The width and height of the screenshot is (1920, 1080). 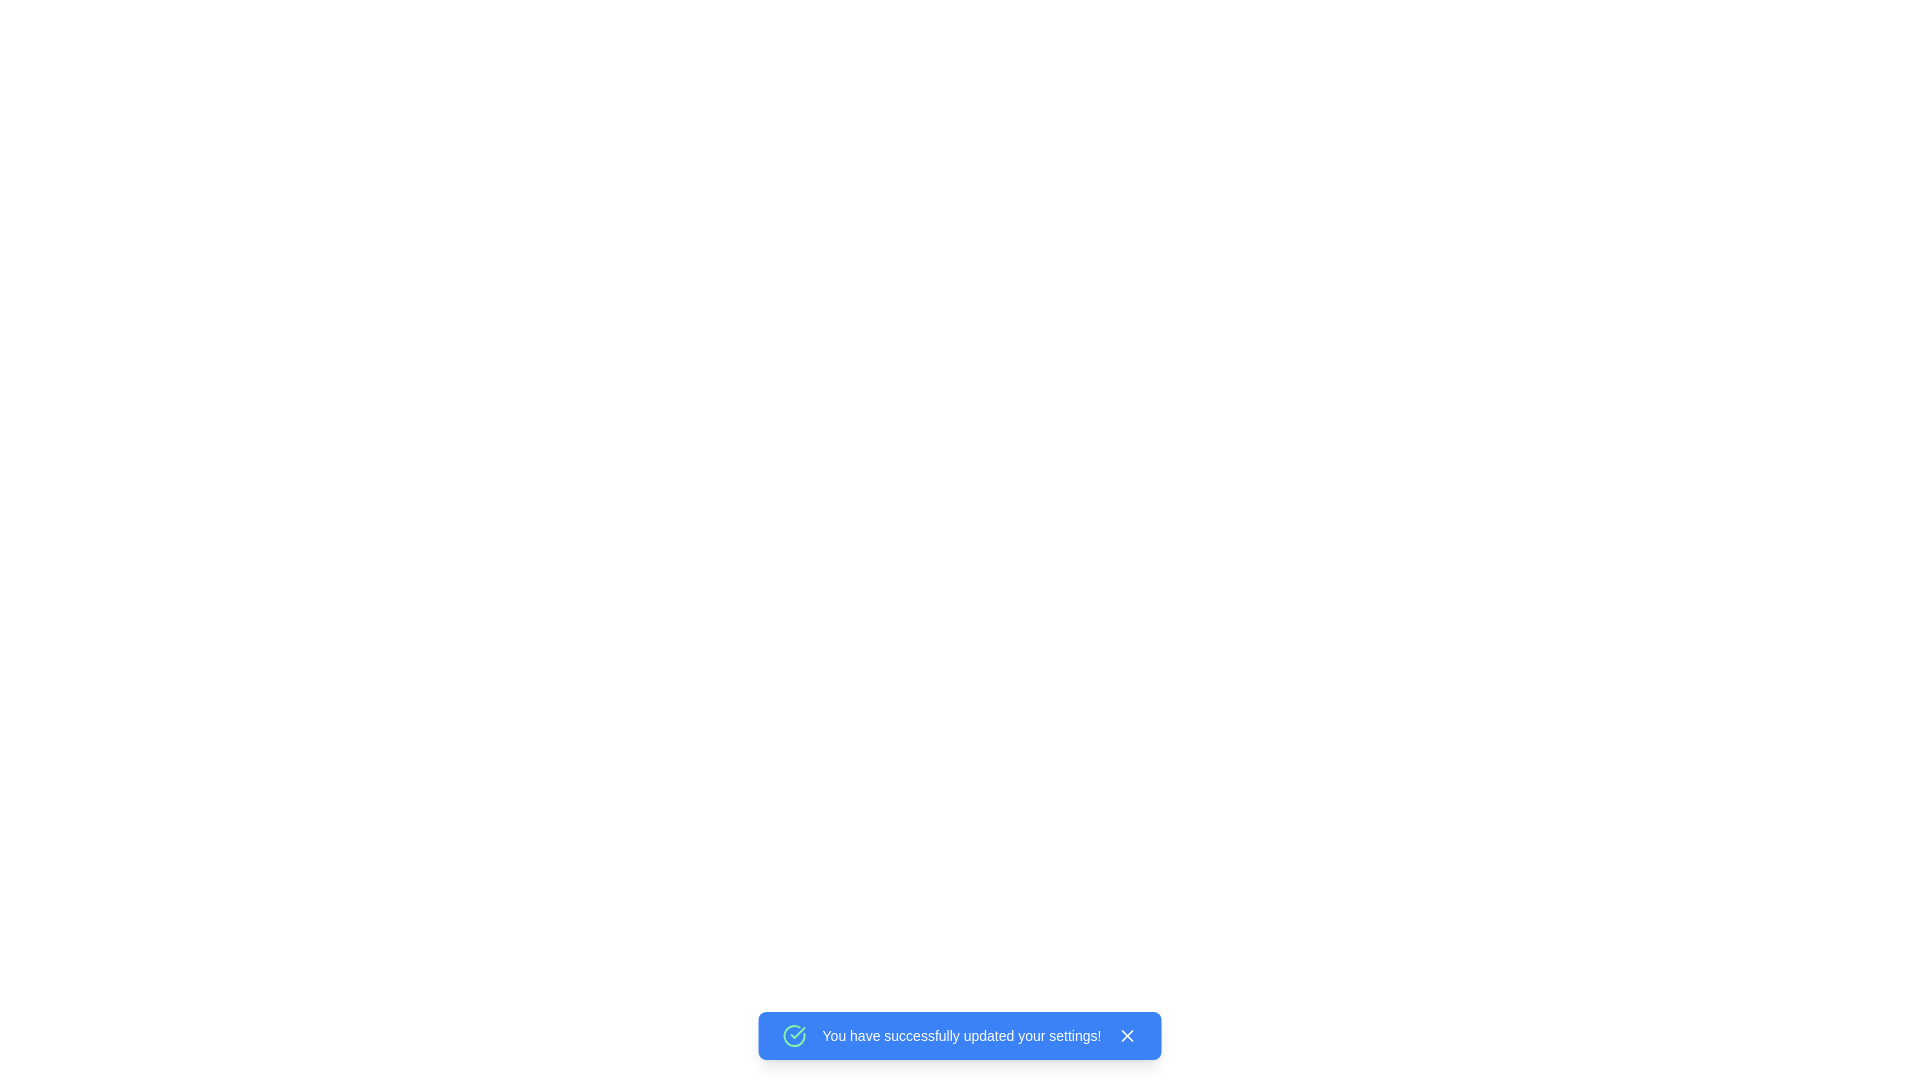 What do you see at coordinates (1127, 1035) in the screenshot?
I see `the close button located at the far-right side of the notification popup to observe the color change` at bounding box center [1127, 1035].